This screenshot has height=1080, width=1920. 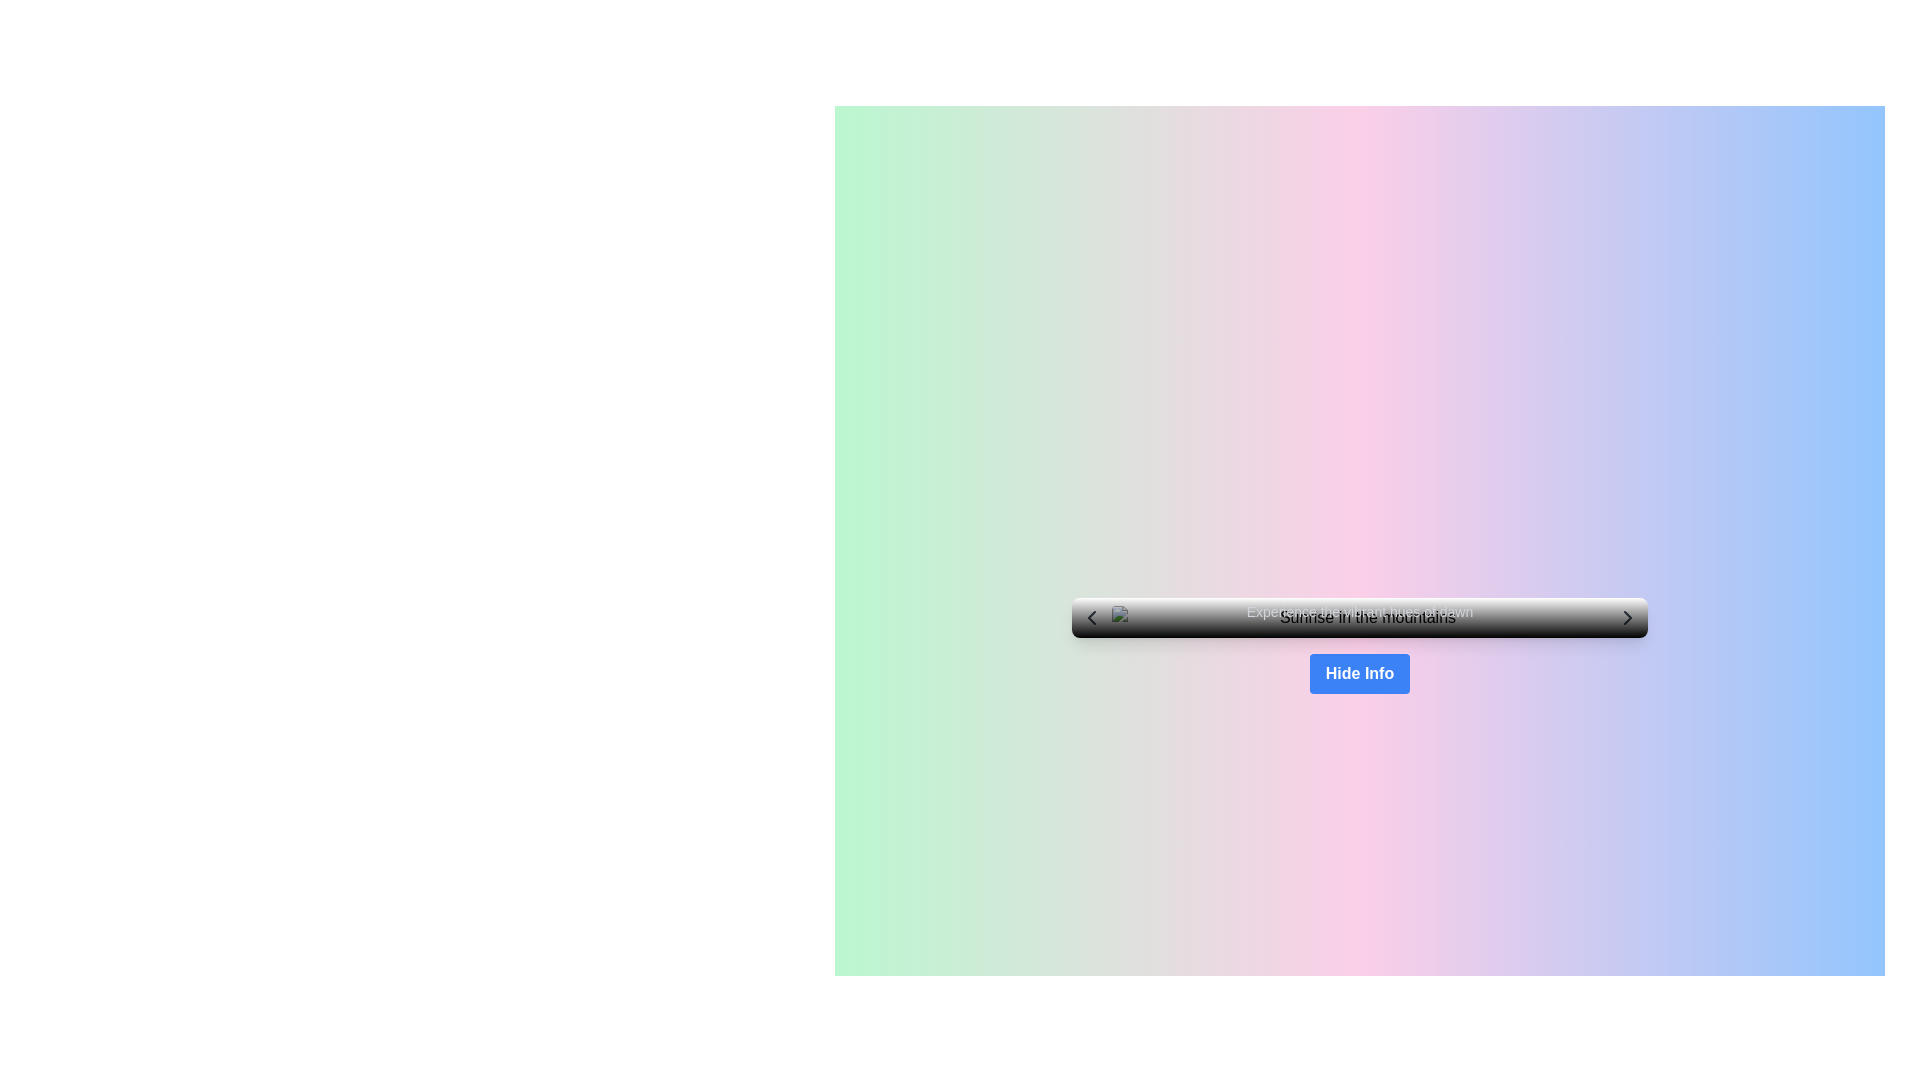 What do you see at coordinates (1090, 616) in the screenshot?
I see `the left-facing chevron icon button styled with a simple outline and no fill` at bounding box center [1090, 616].